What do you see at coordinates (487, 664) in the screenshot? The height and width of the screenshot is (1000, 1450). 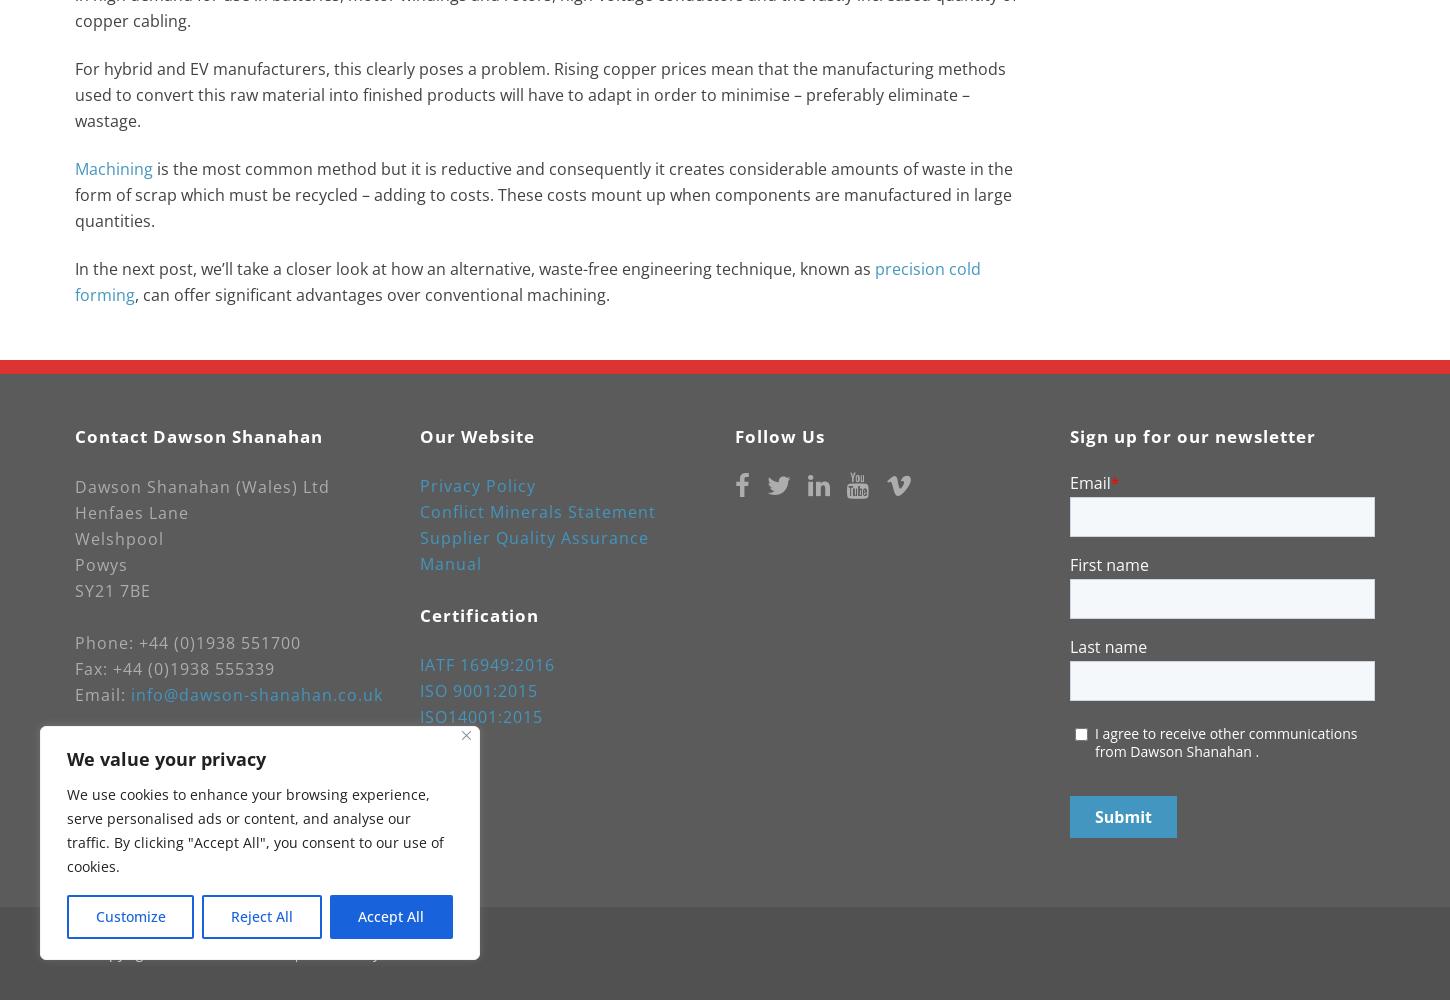 I see `'IATF 16949:2016'` at bounding box center [487, 664].